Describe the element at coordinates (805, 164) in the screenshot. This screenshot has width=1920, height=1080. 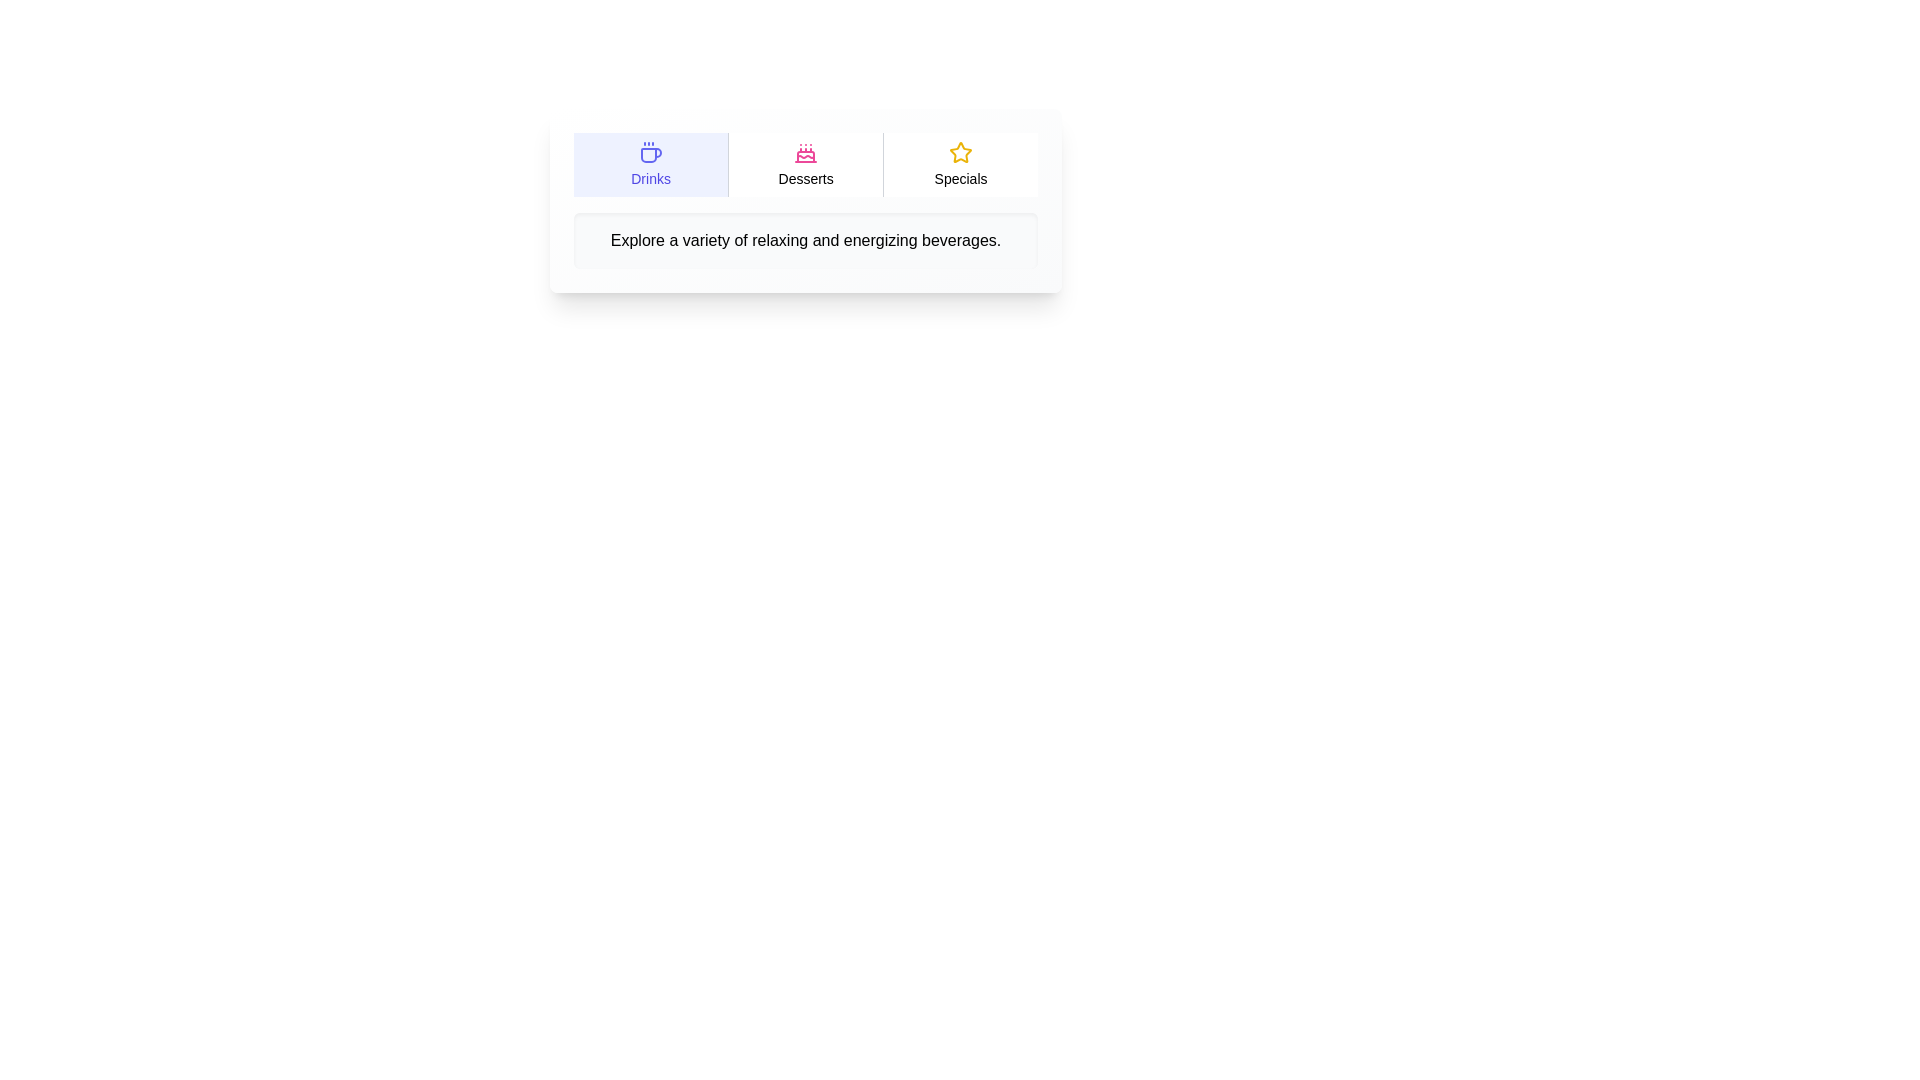
I see `the tab labeled Desserts and read its content` at that location.